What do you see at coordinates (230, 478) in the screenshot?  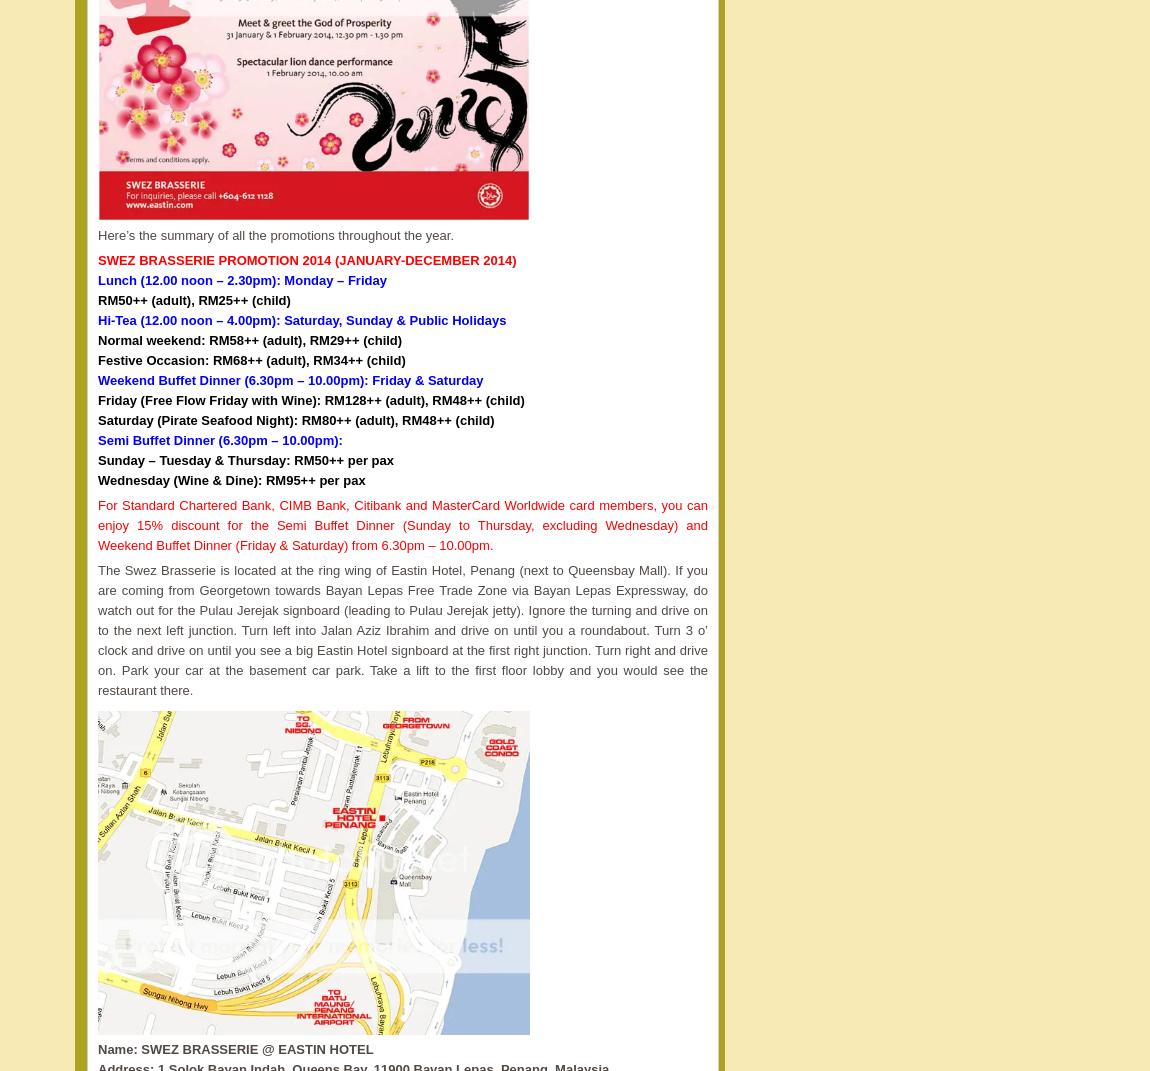 I see `'Wednesday (Wine & Dine): RM95++ per pax'` at bounding box center [230, 478].